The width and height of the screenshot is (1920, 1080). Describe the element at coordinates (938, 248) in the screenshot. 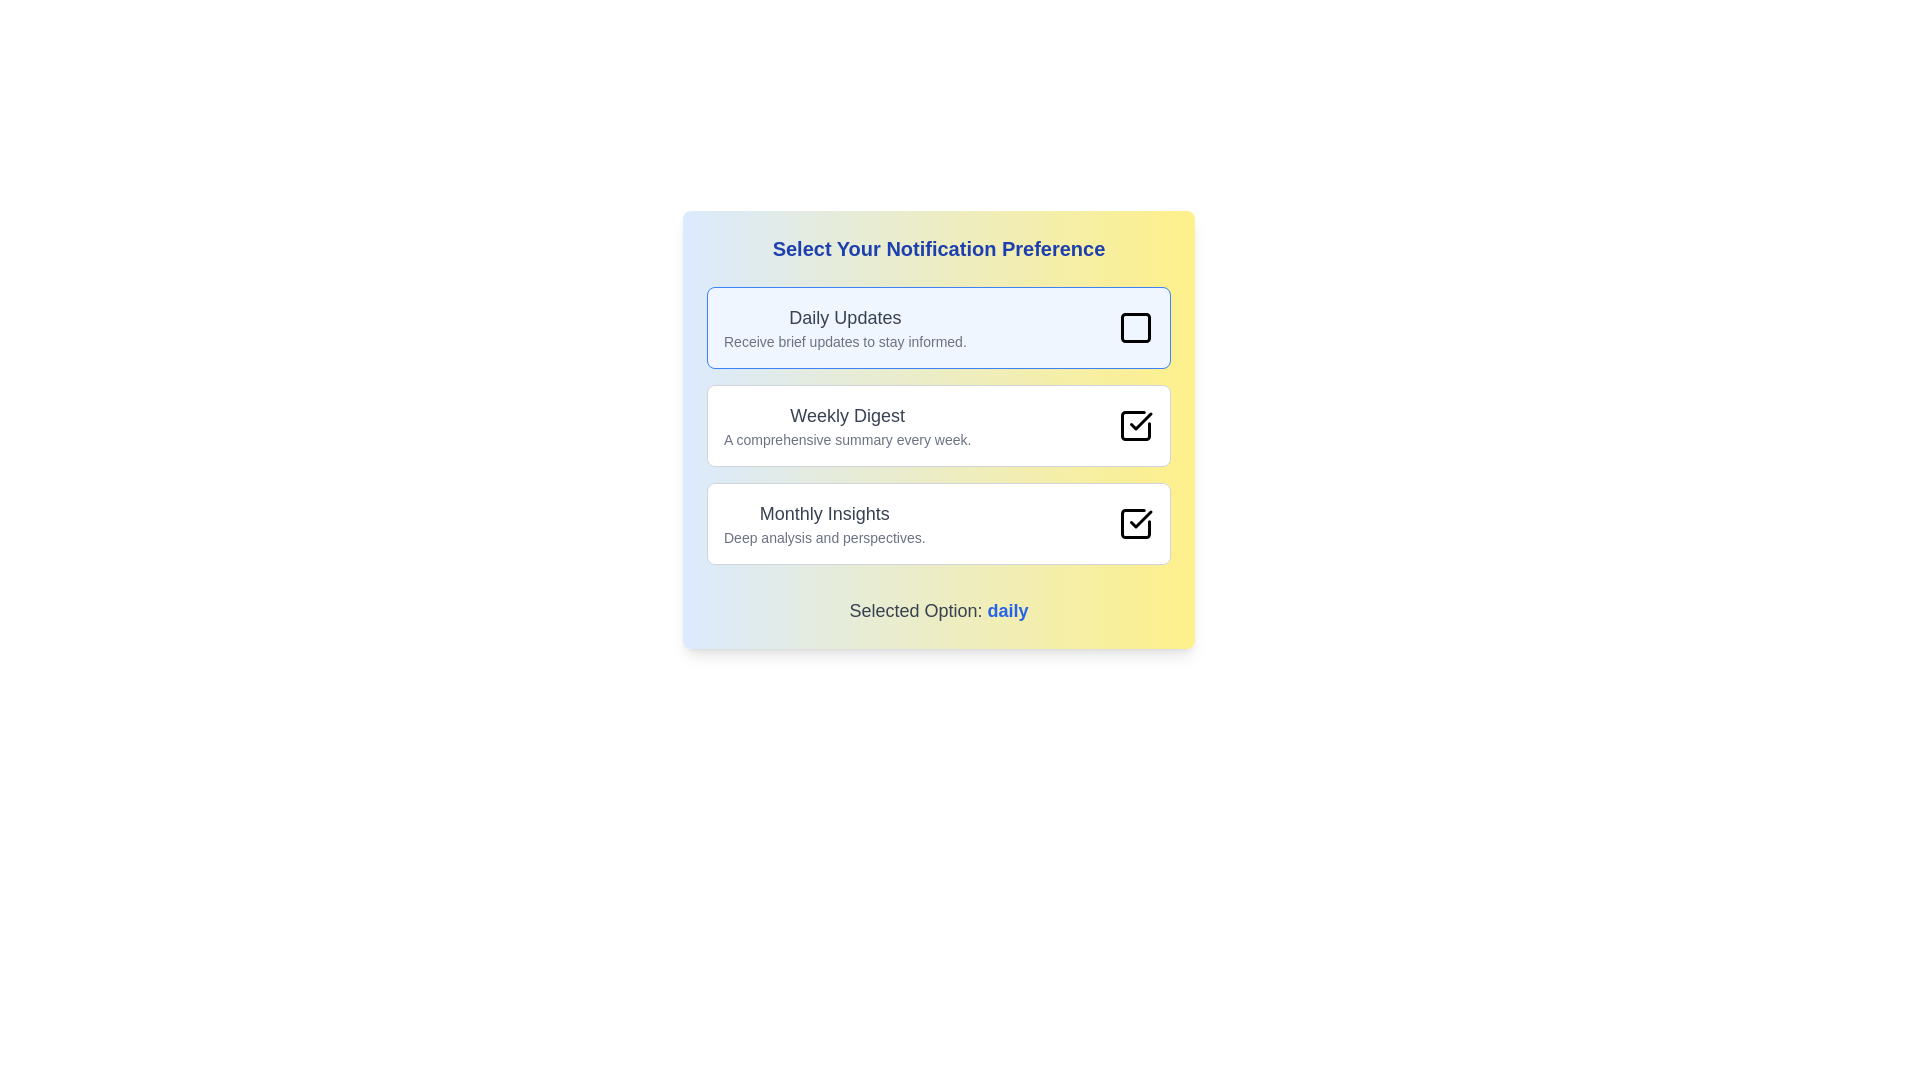

I see `the bold, blue-colored header text that reads 'Select Your Notification Preference', which is prominently displayed at the top-center of the layout inside a rounded, gradient-colored box` at that location.